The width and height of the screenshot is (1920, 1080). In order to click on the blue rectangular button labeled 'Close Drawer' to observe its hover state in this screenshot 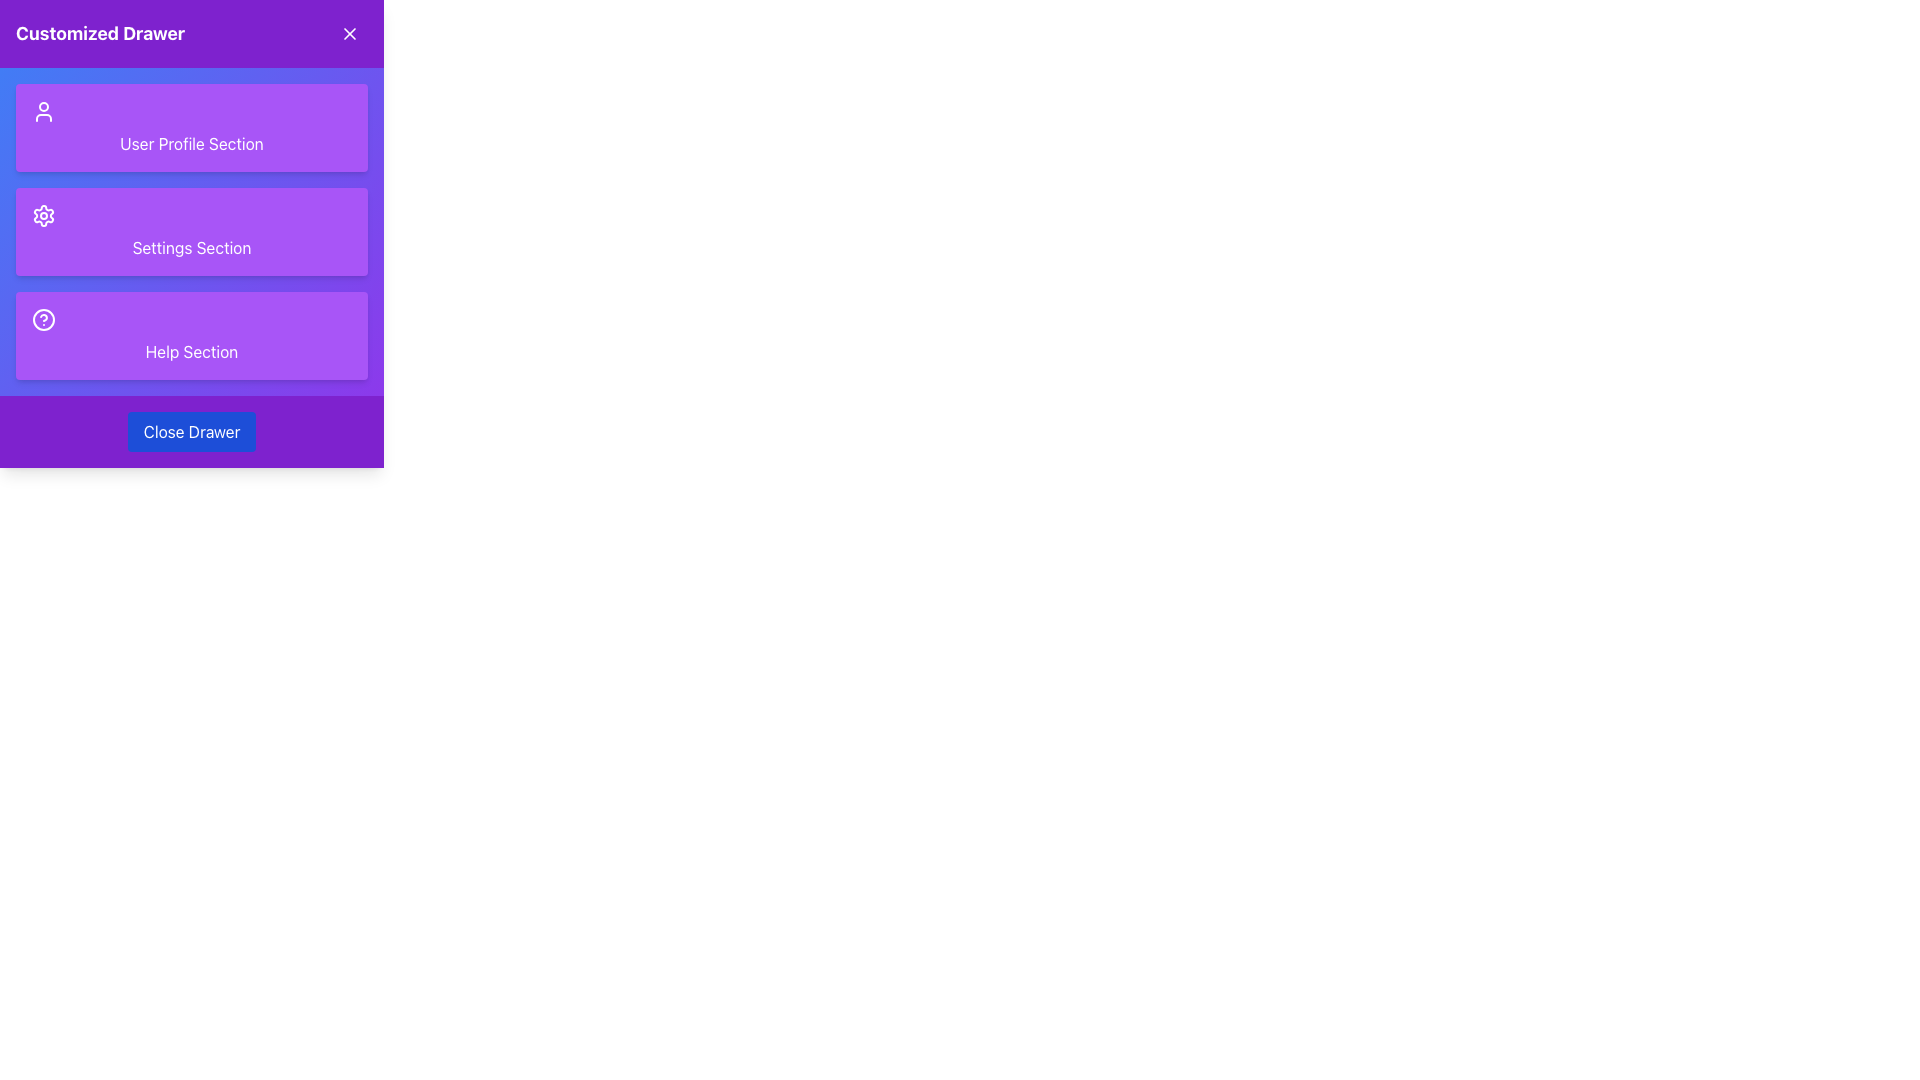, I will do `click(192, 431)`.